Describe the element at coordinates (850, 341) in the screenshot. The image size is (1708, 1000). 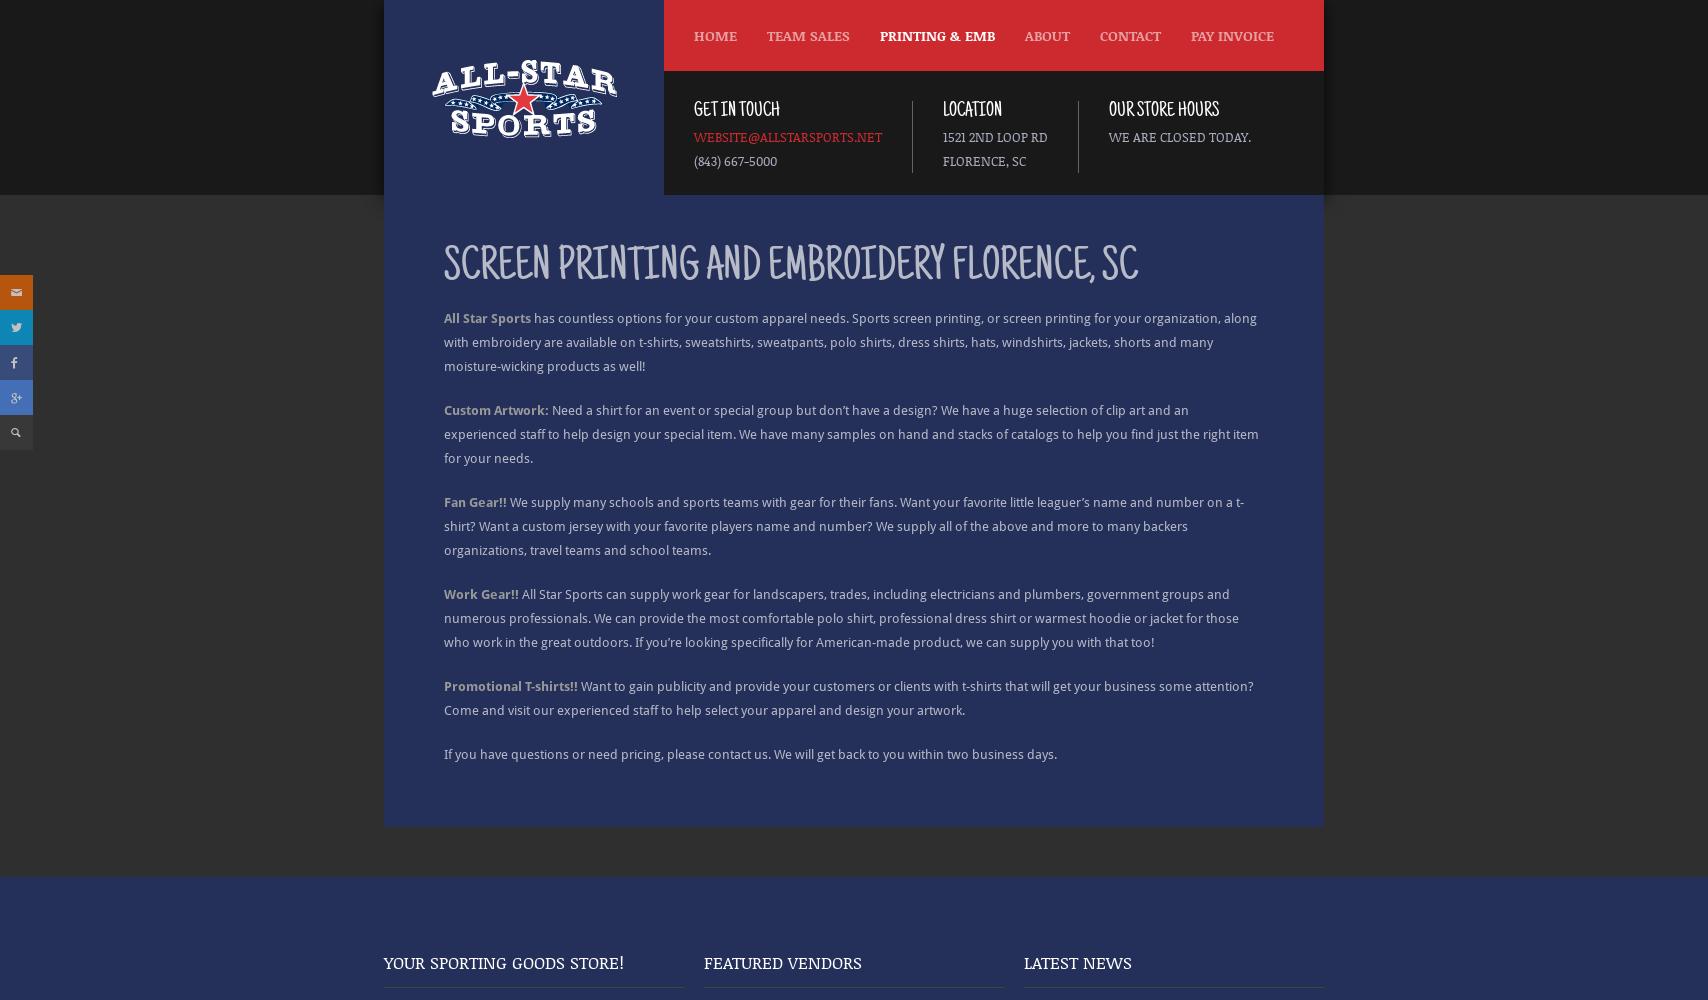
I see `'has countless options for your custom apparel needs. Sports screen printing, or screen printing for your organization, along with embroidery are available on t-shirts, sweatshirts, sweatpants, polo shirts, dress shirts, hats, windshirts, jackets, shorts and many moisture-wicking products as well!'` at that location.